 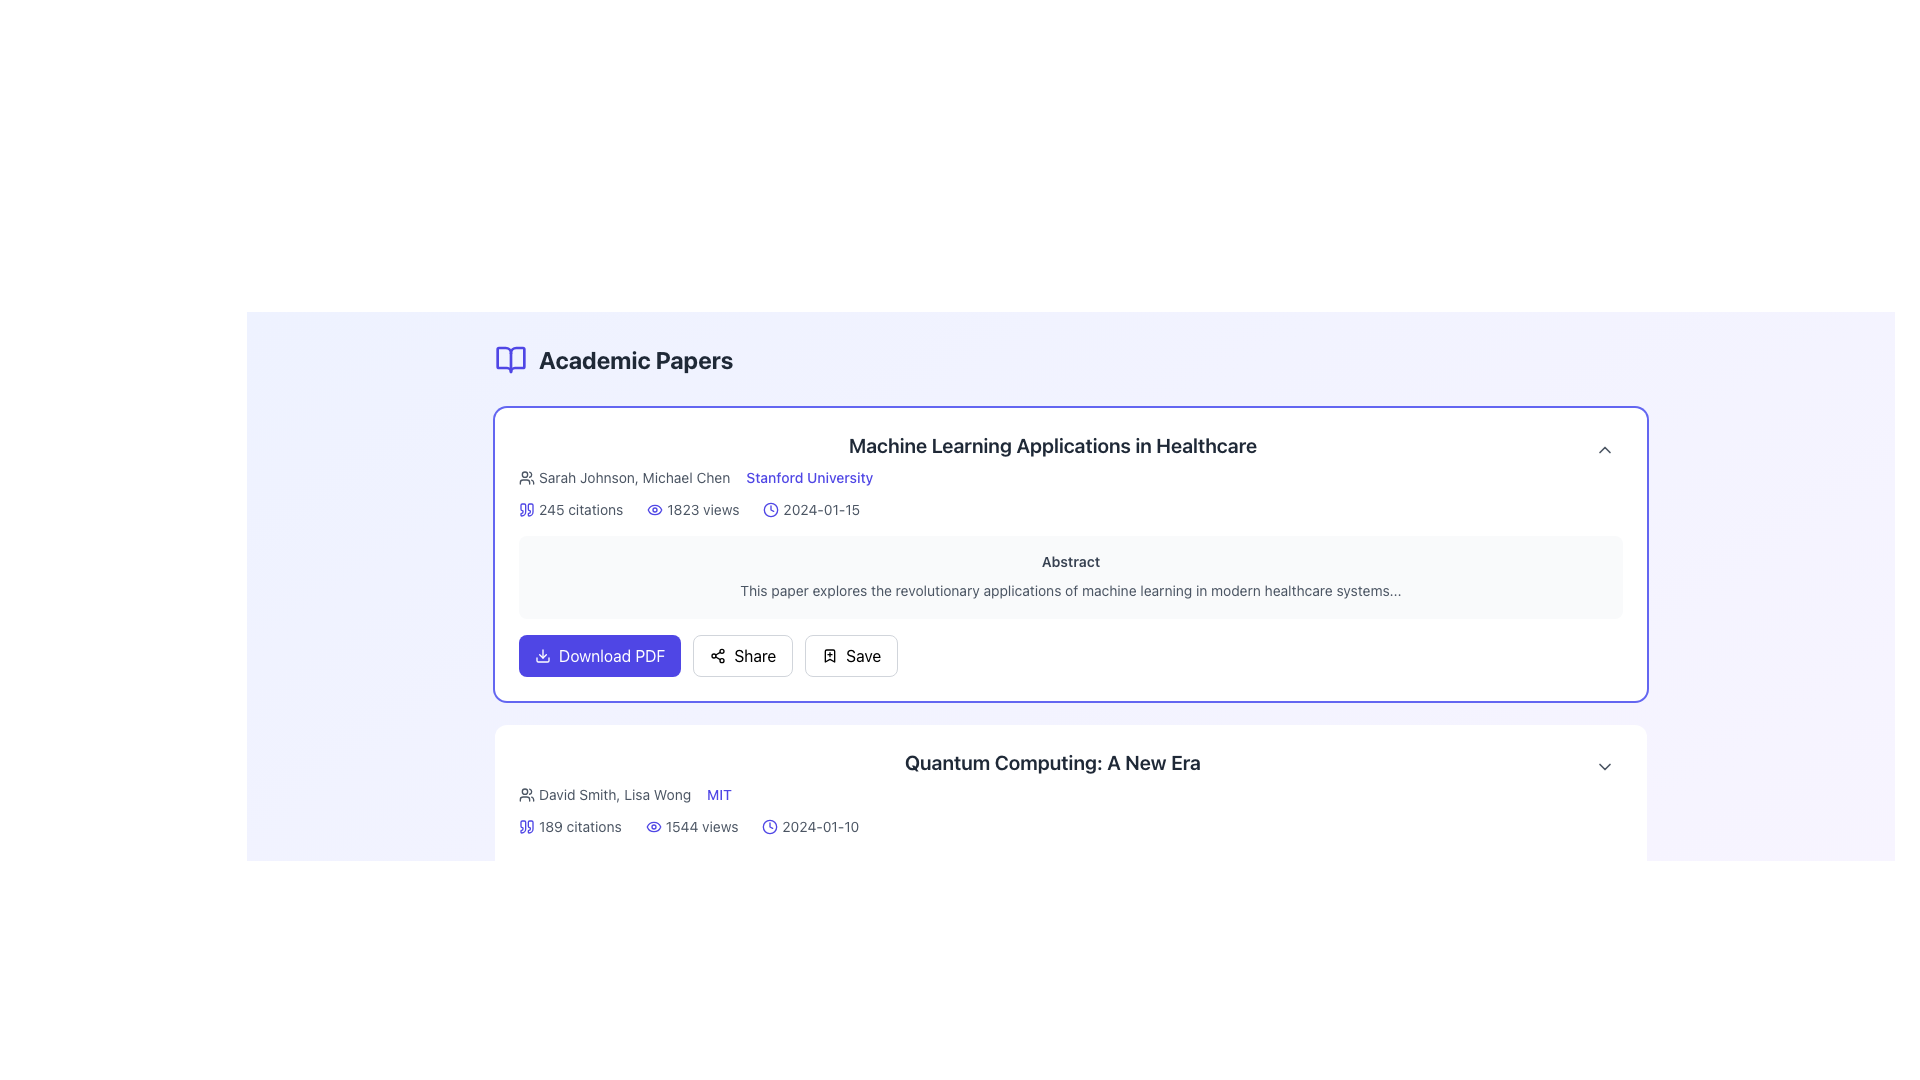 What do you see at coordinates (692, 826) in the screenshot?
I see `the static informational display element showing '1544 views' with an eye icon, positioned as the second indicator in a horizontal row of related indicators` at bounding box center [692, 826].